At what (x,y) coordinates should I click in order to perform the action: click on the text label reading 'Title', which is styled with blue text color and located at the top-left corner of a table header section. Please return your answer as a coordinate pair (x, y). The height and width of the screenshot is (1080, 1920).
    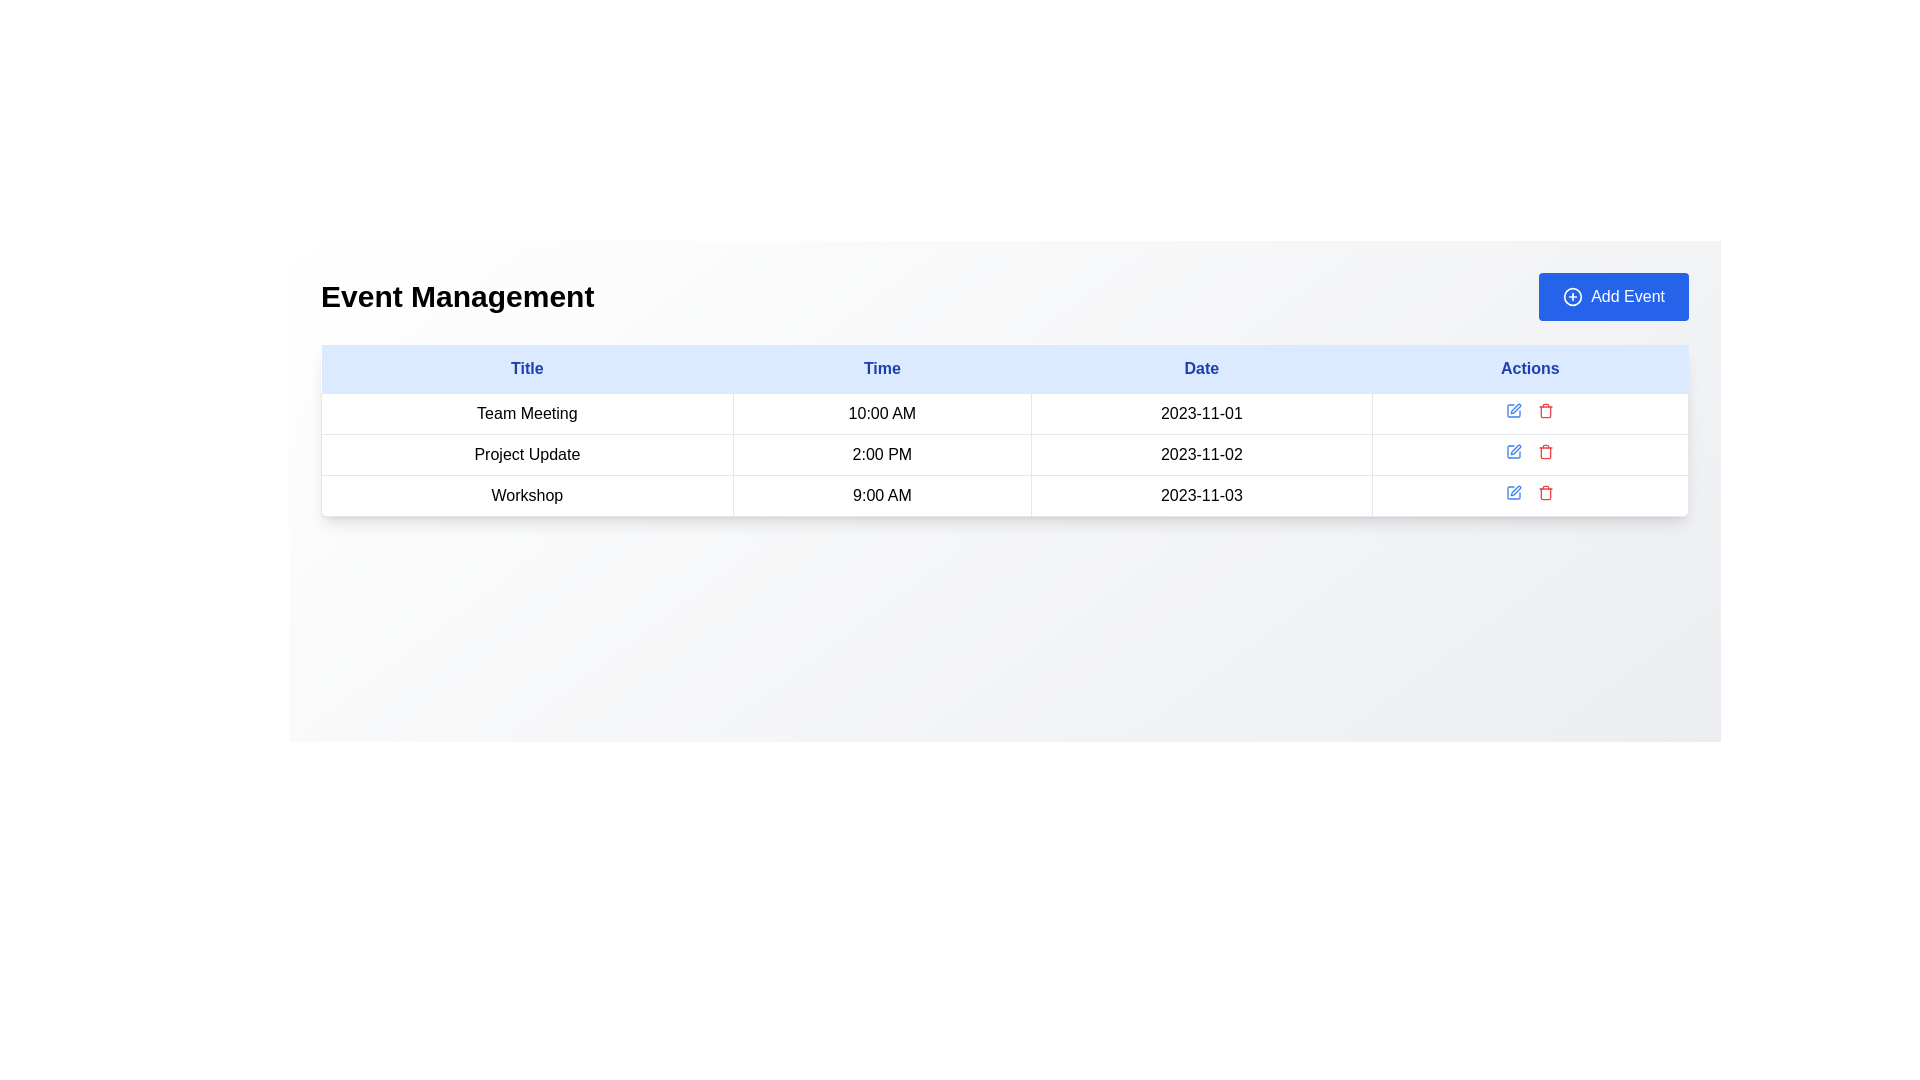
    Looking at the image, I should click on (527, 369).